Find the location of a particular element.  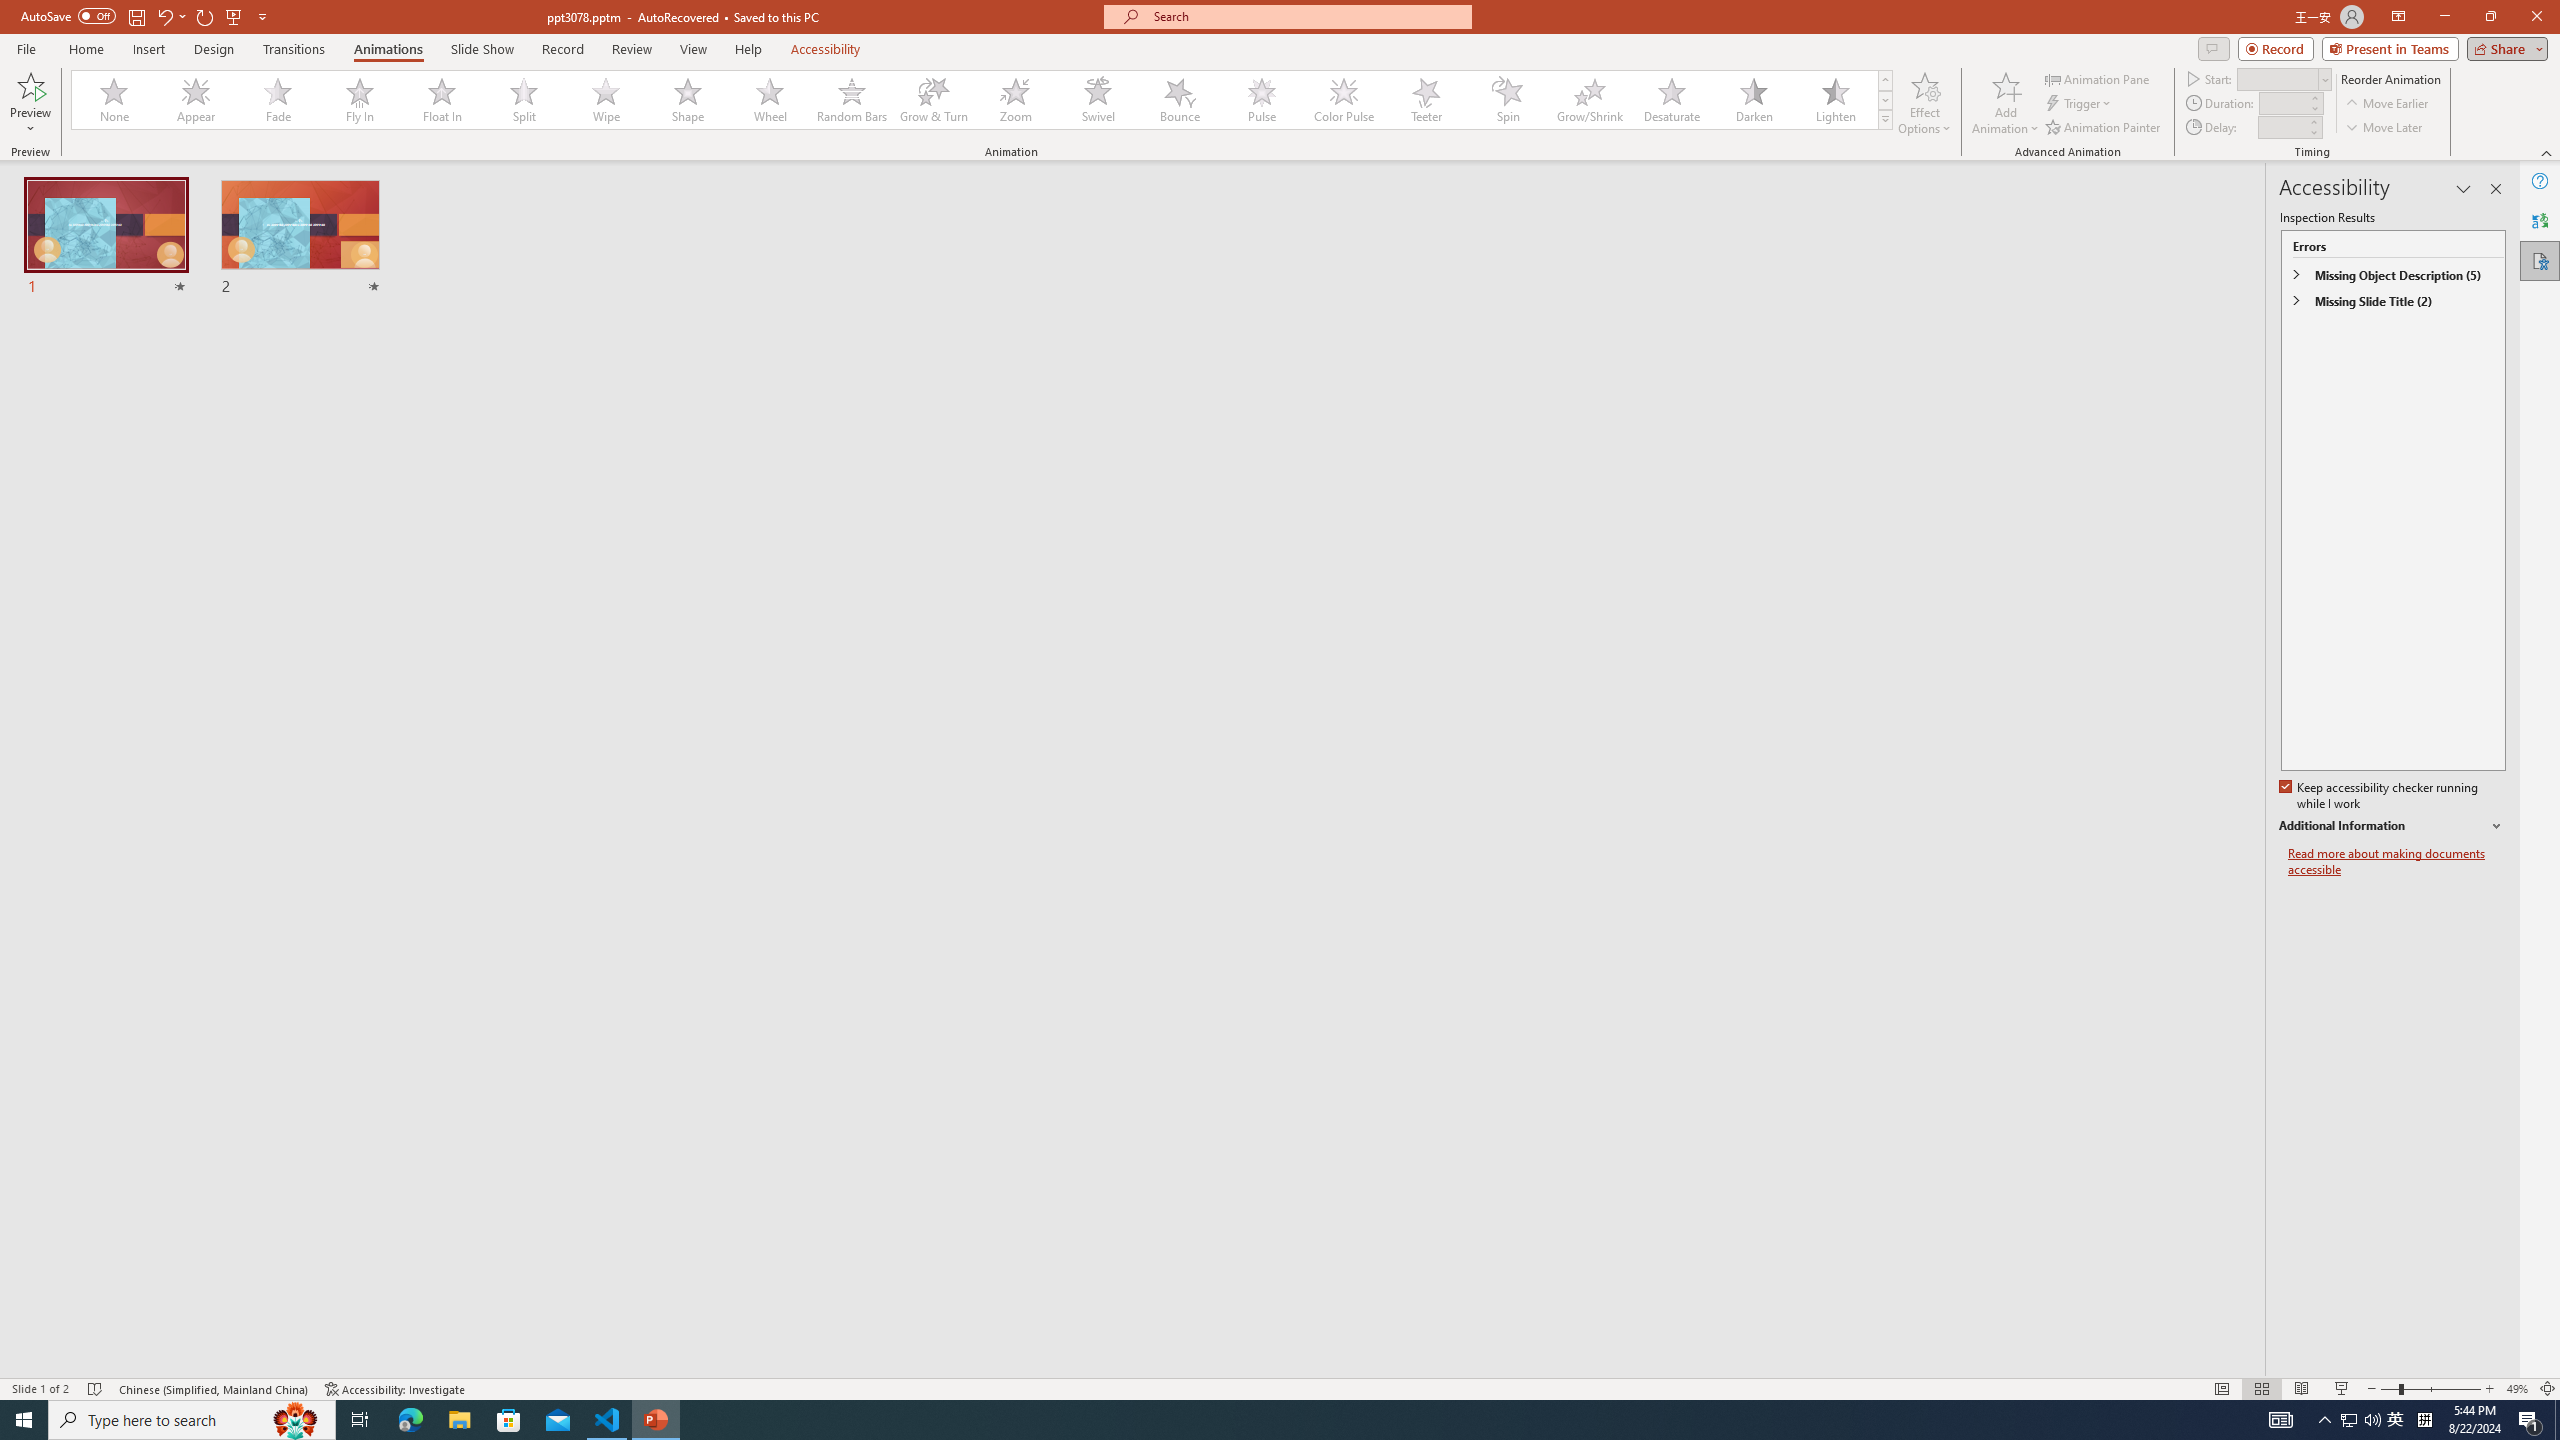

'Teeter' is located at coordinates (1424, 99).